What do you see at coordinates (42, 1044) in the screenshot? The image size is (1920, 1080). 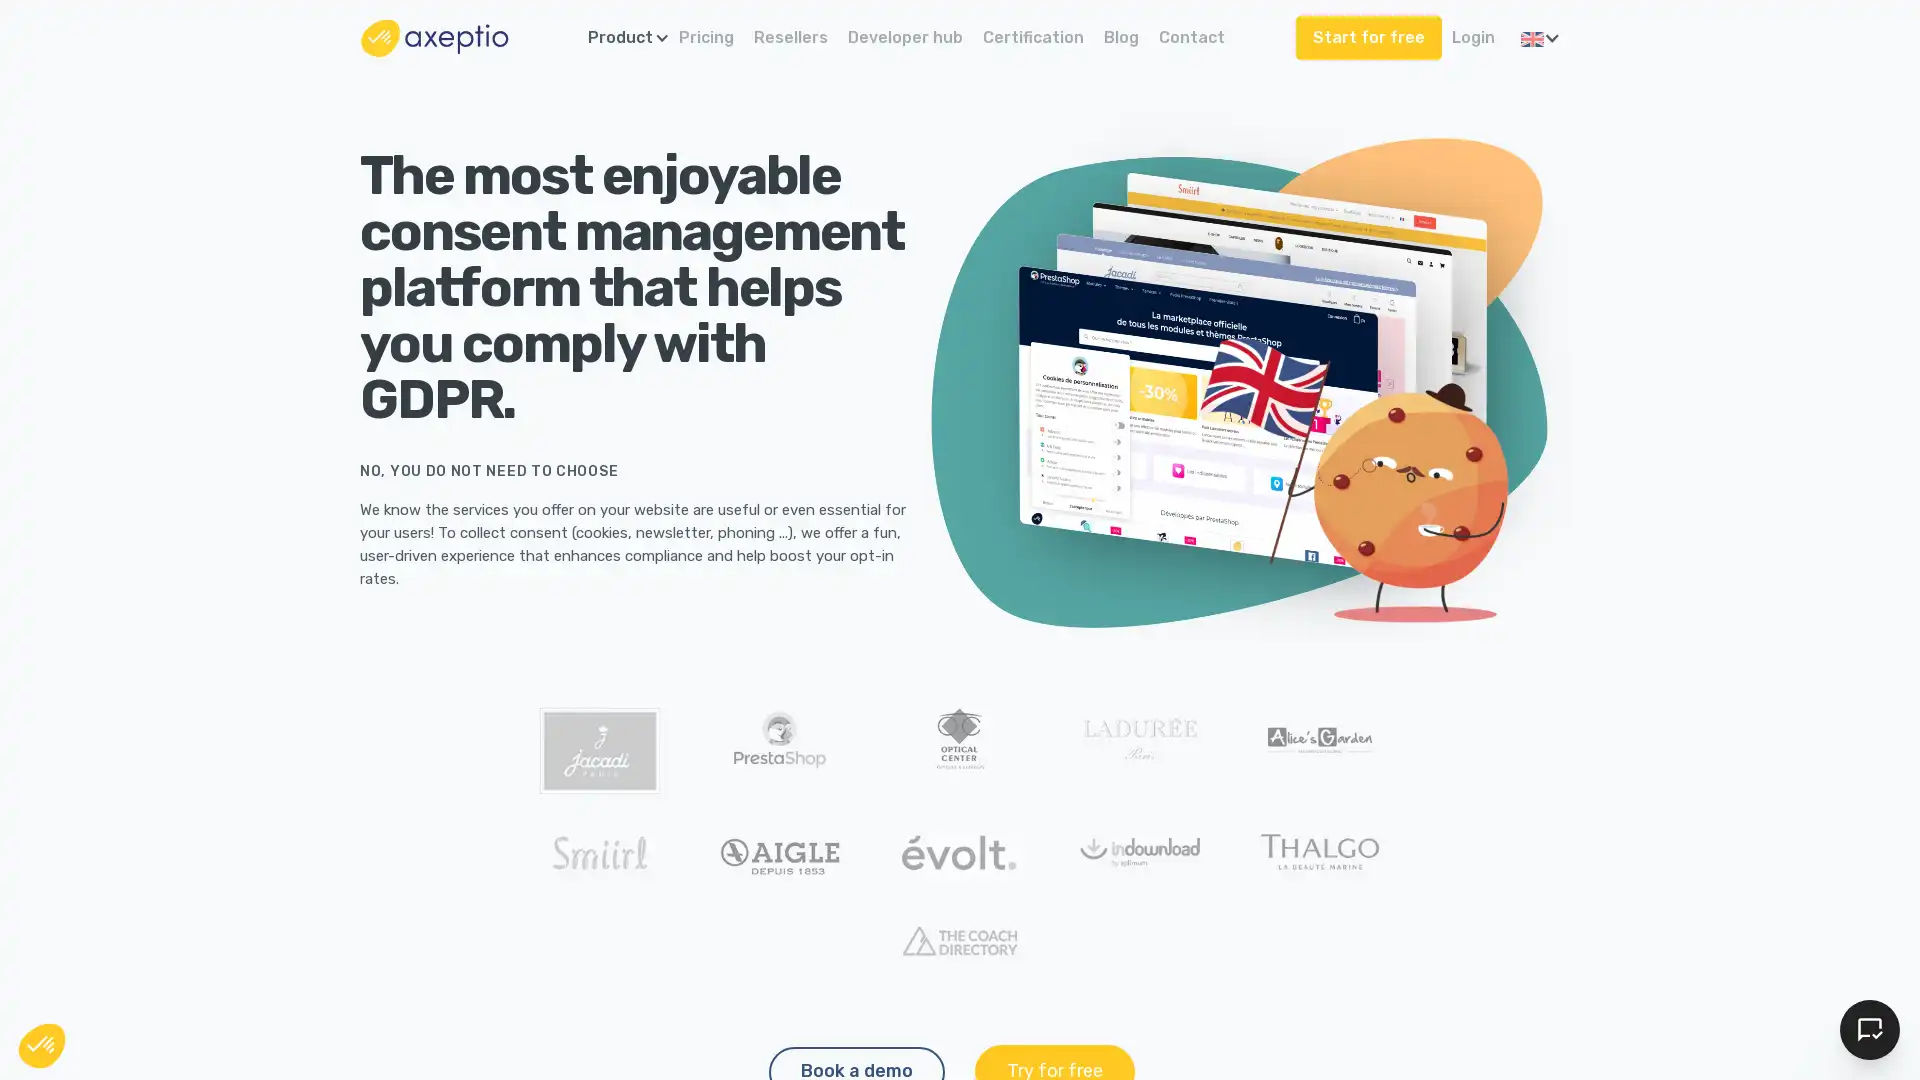 I see `Close` at bounding box center [42, 1044].